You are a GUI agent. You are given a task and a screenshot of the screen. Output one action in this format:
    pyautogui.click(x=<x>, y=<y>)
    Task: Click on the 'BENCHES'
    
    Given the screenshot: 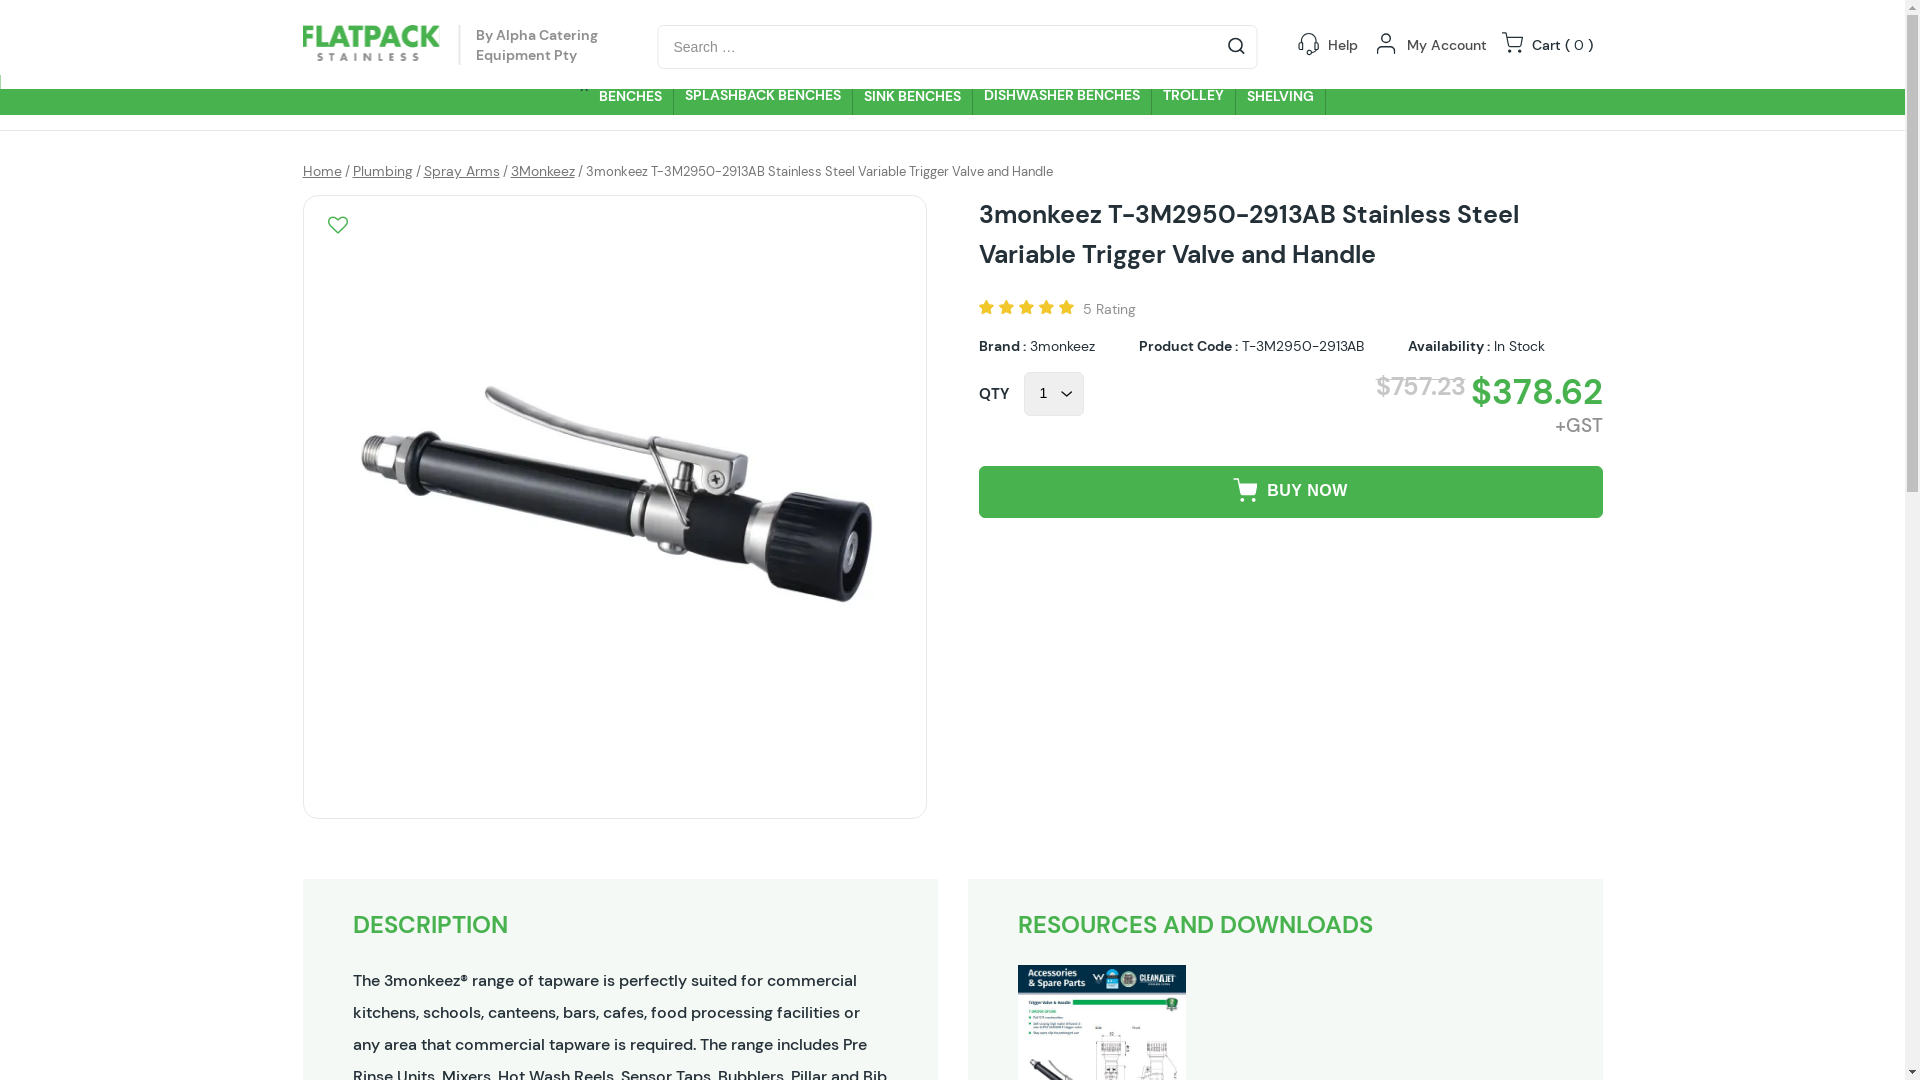 What is the action you would take?
    pyautogui.click(x=629, y=95)
    